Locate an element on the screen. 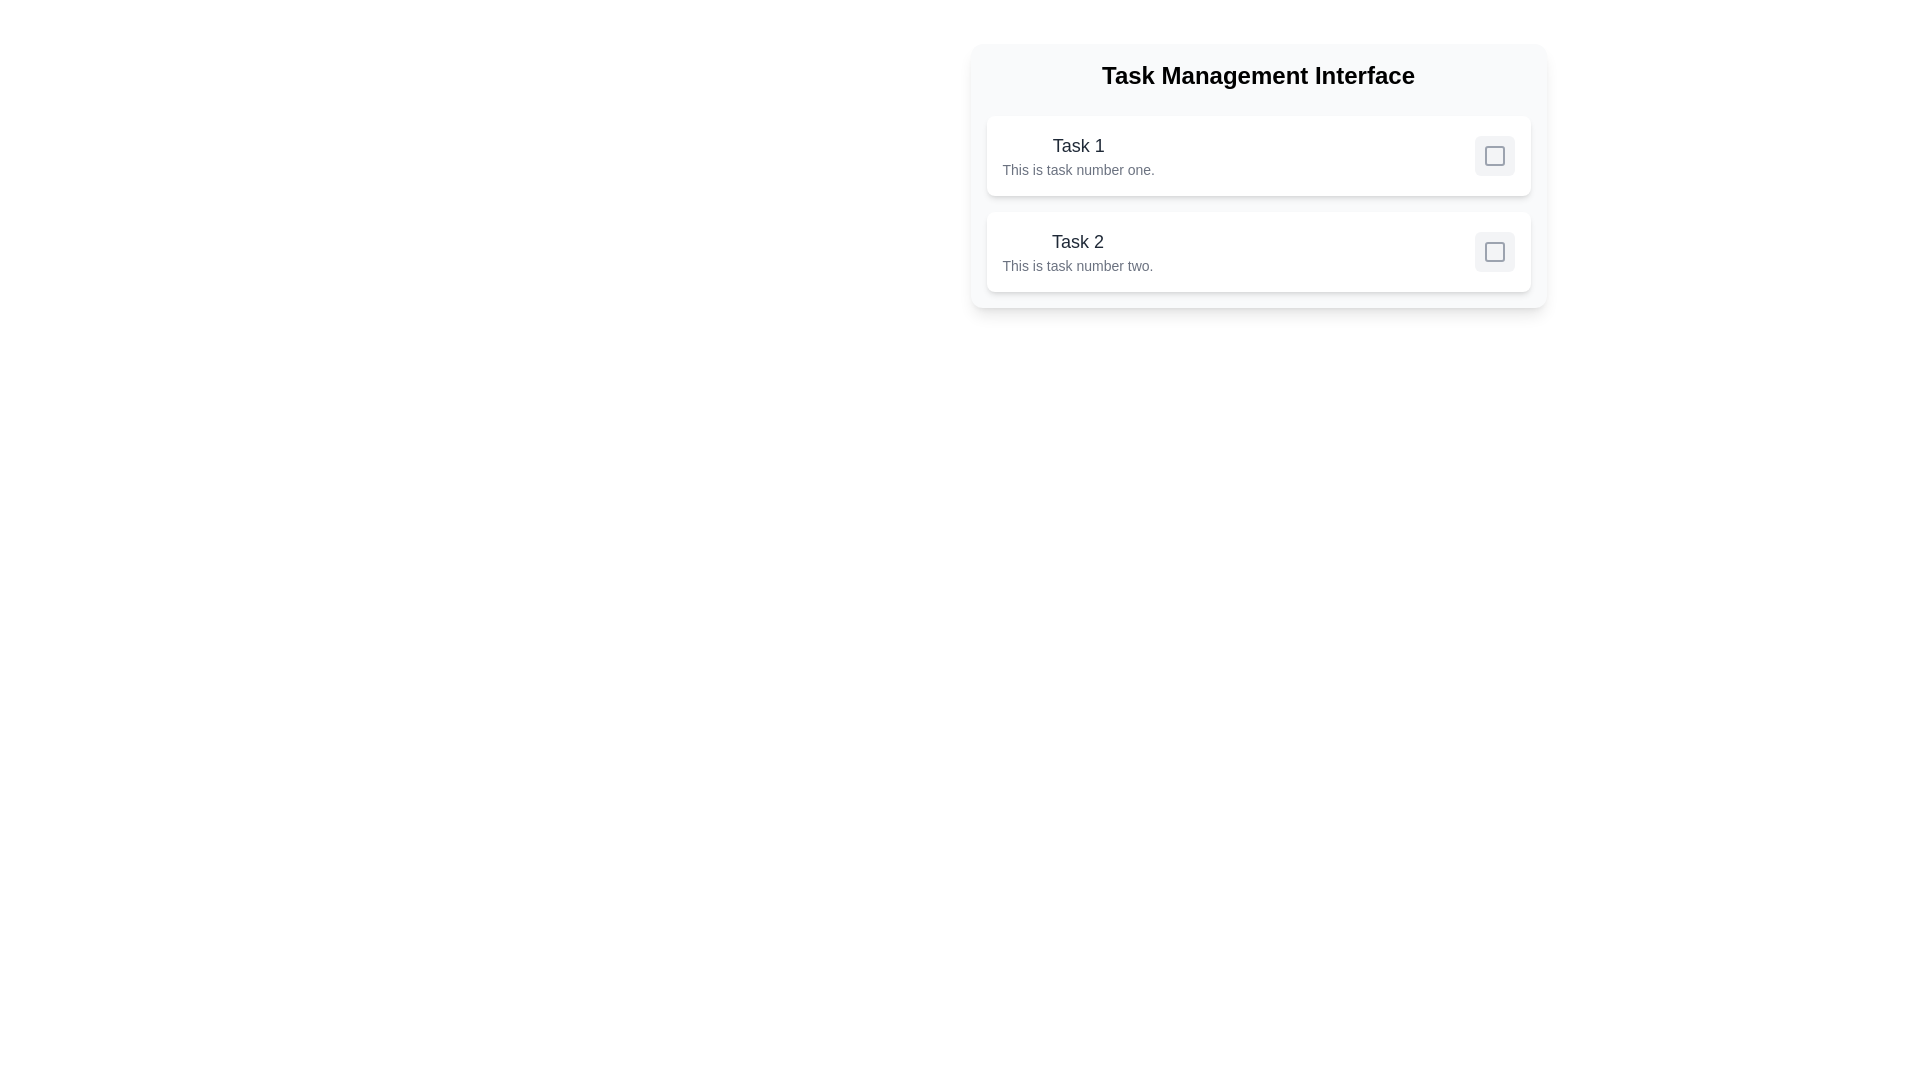 The height and width of the screenshot is (1080, 1920). the text display element that shows 'Task 1' and 'This is task number one.' to use it as a reference for performing further tasks is located at coordinates (1077, 154).